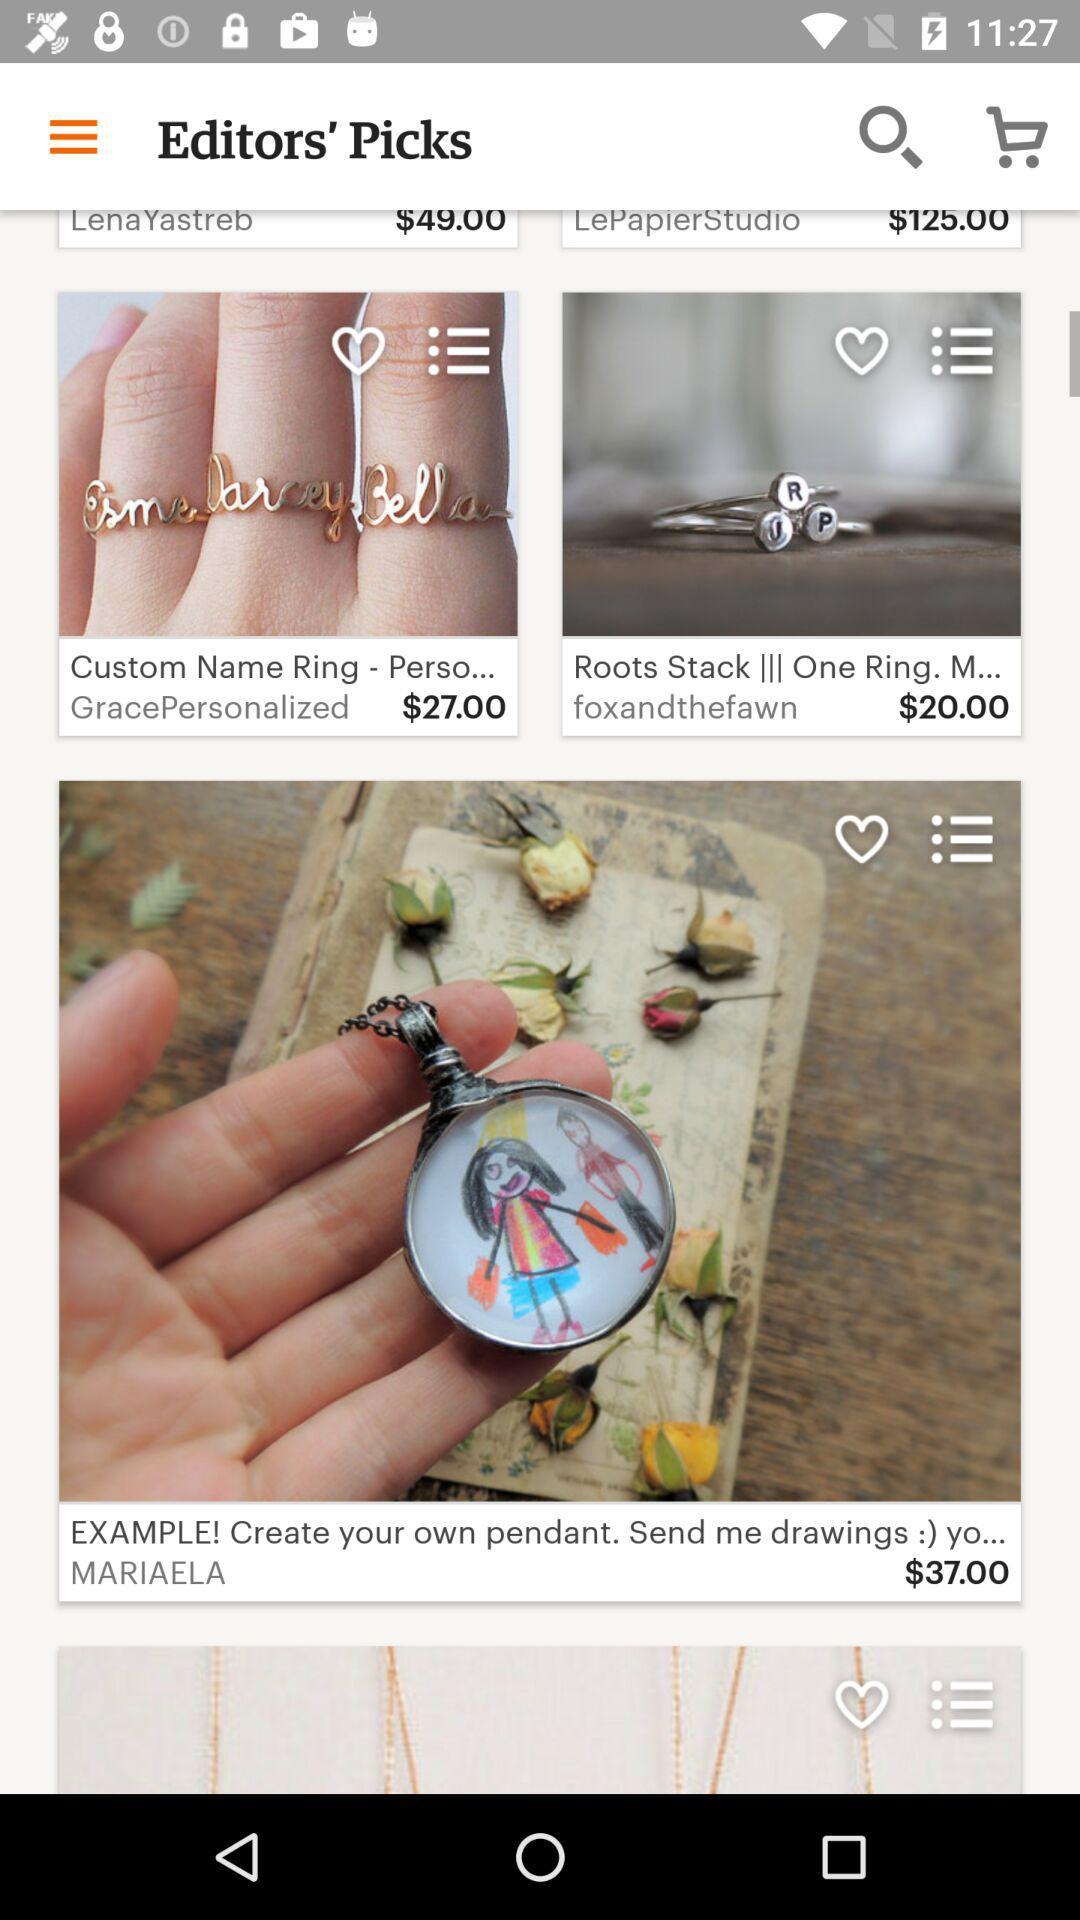 Image resolution: width=1080 pixels, height=1920 pixels. Describe the element at coordinates (890, 135) in the screenshot. I see `the item next to $49.00 item` at that location.